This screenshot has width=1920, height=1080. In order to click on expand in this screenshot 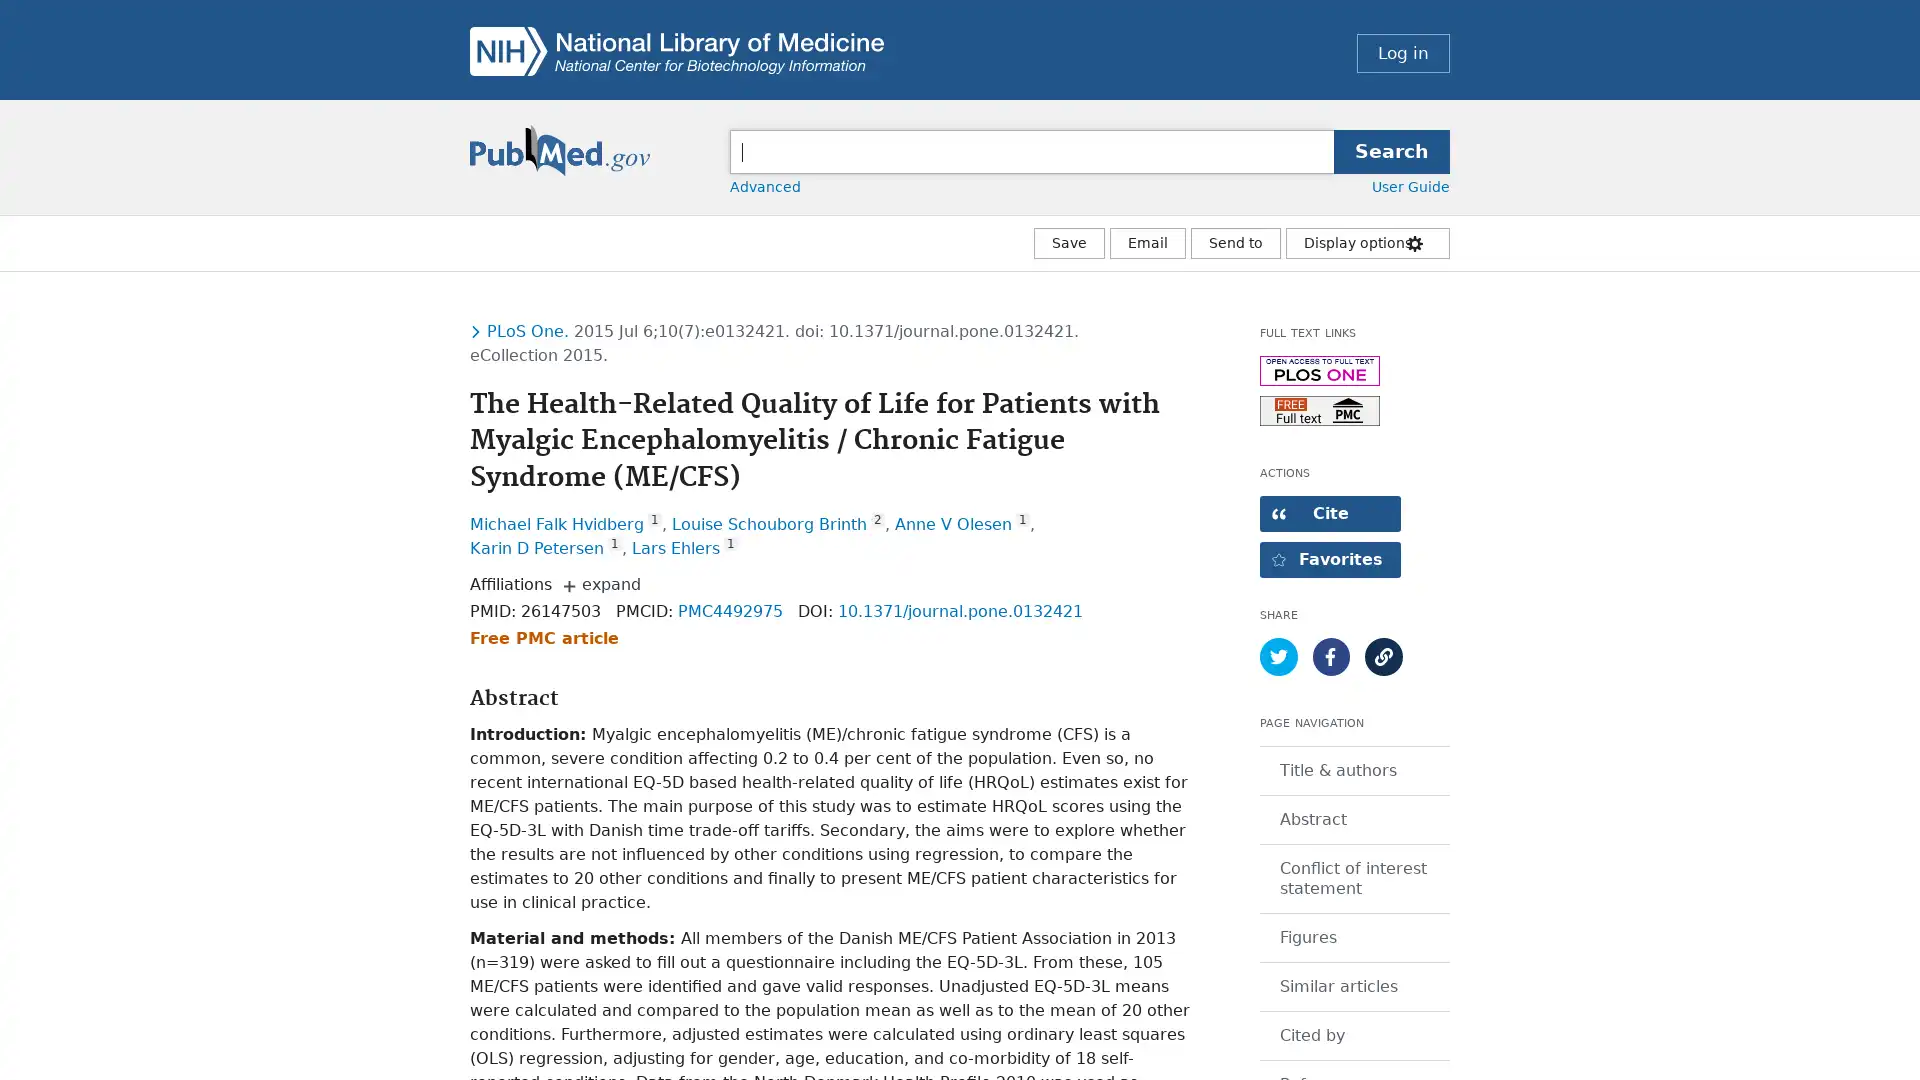, I will do `click(603, 585)`.